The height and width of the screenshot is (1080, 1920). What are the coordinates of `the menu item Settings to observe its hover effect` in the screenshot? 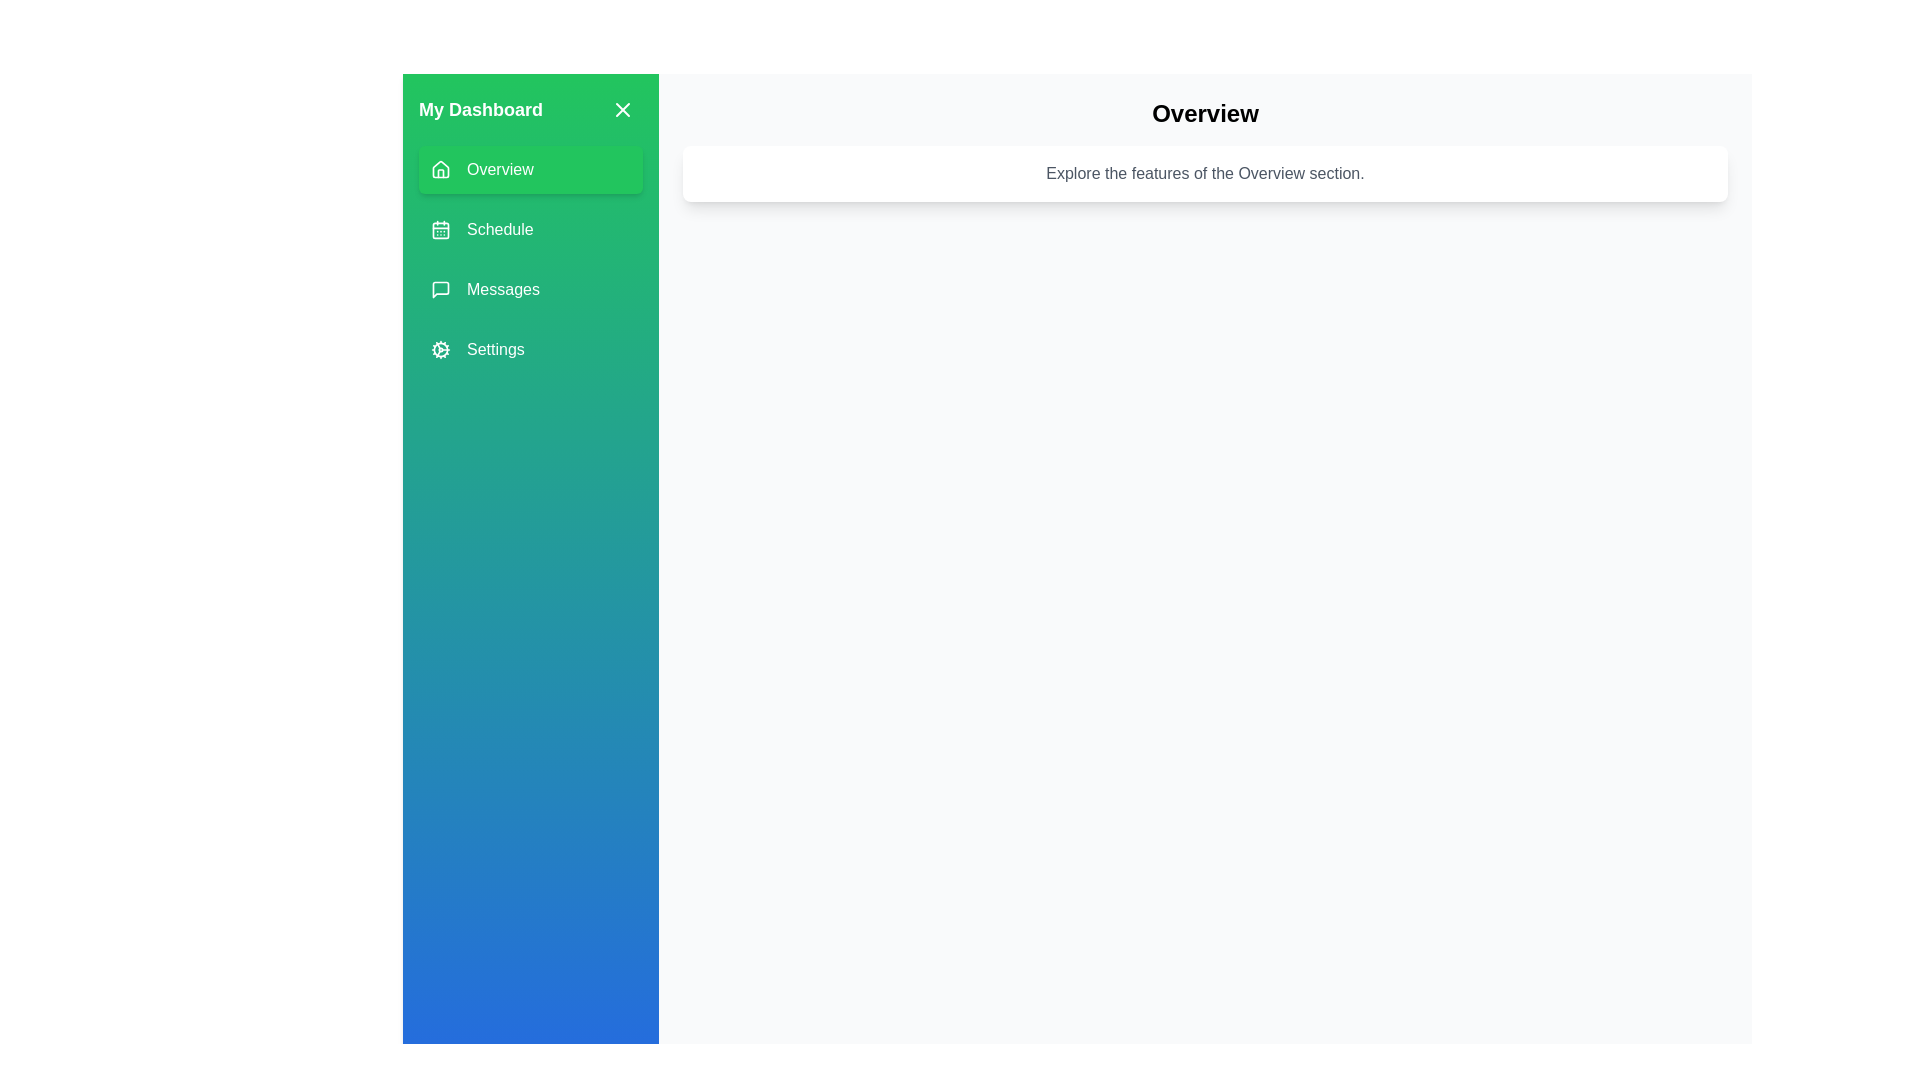 It's located at (531, 349).